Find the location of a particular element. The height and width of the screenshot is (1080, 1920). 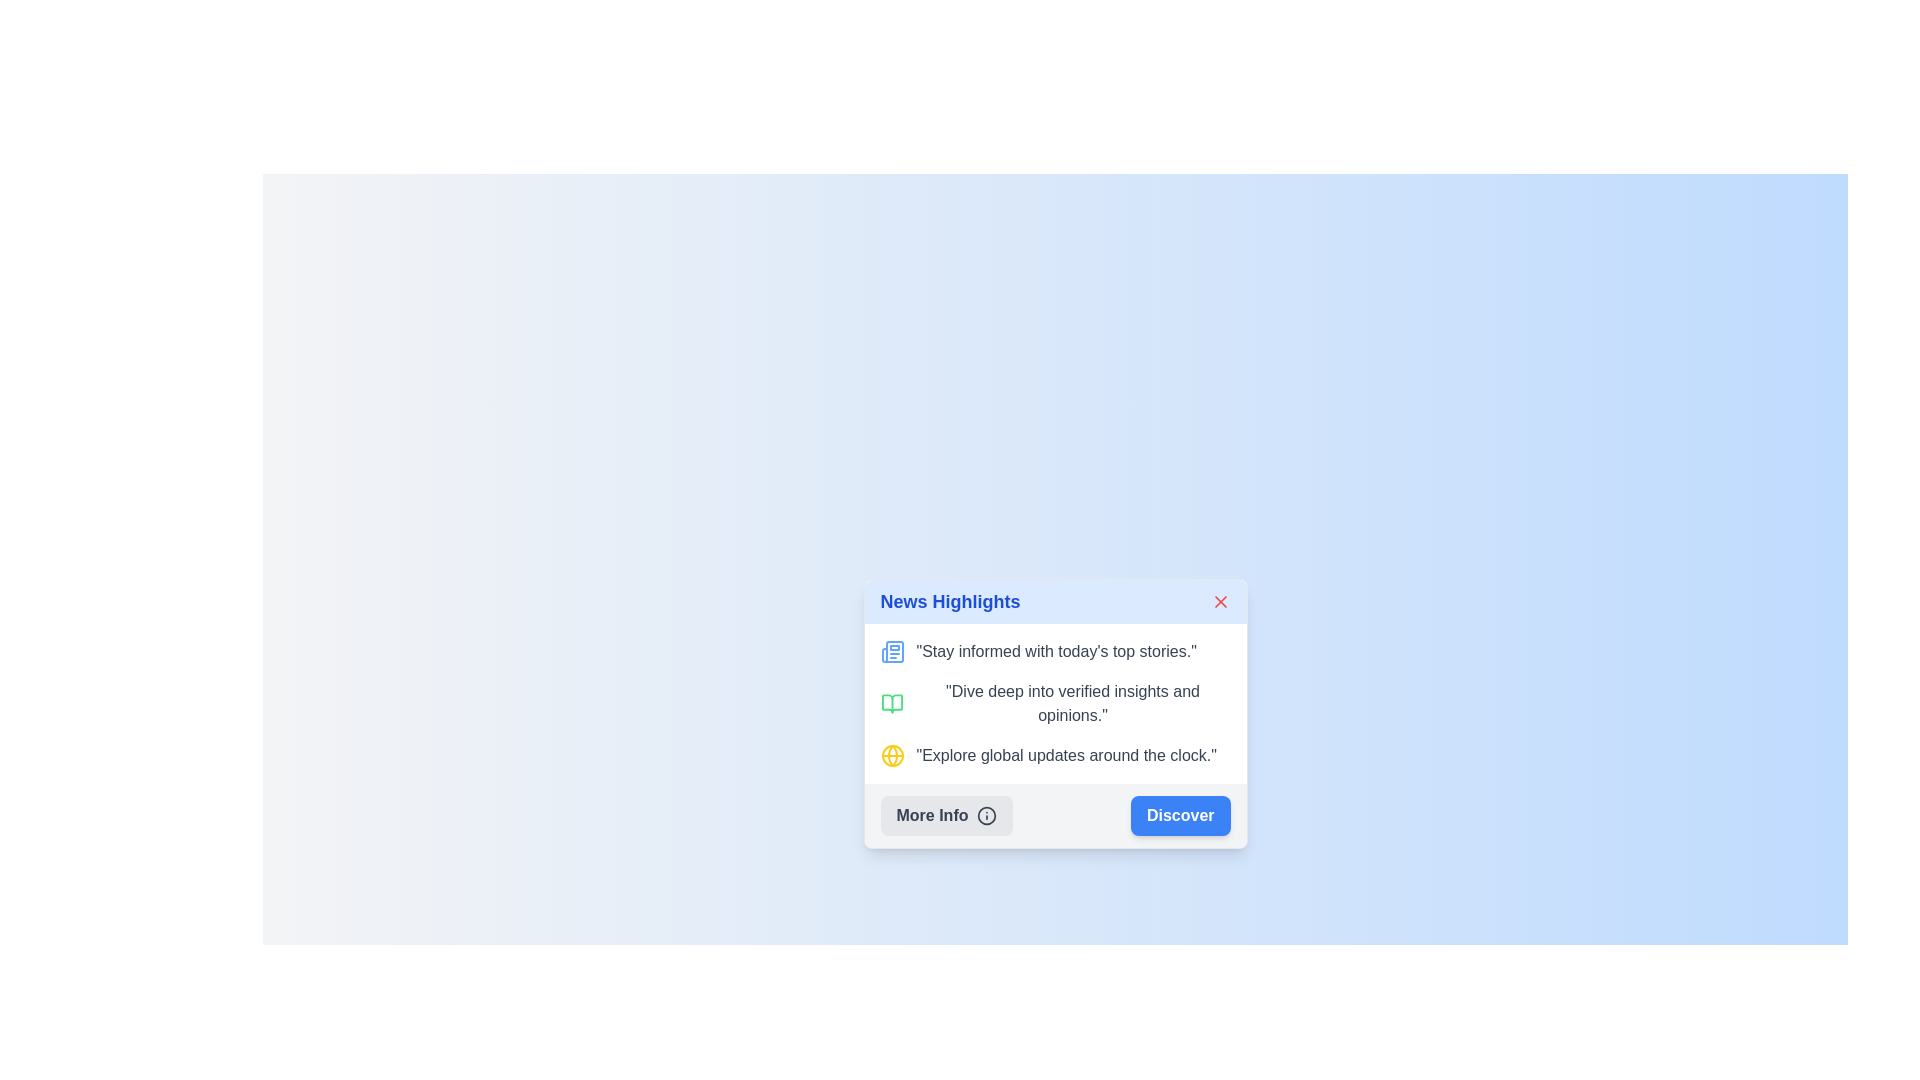

the blue rectangular button with rounded corners and white bold text reading 'Discover' located in the footer of the 'News Highlights' pop-up is located at coordinates (1180, 816).